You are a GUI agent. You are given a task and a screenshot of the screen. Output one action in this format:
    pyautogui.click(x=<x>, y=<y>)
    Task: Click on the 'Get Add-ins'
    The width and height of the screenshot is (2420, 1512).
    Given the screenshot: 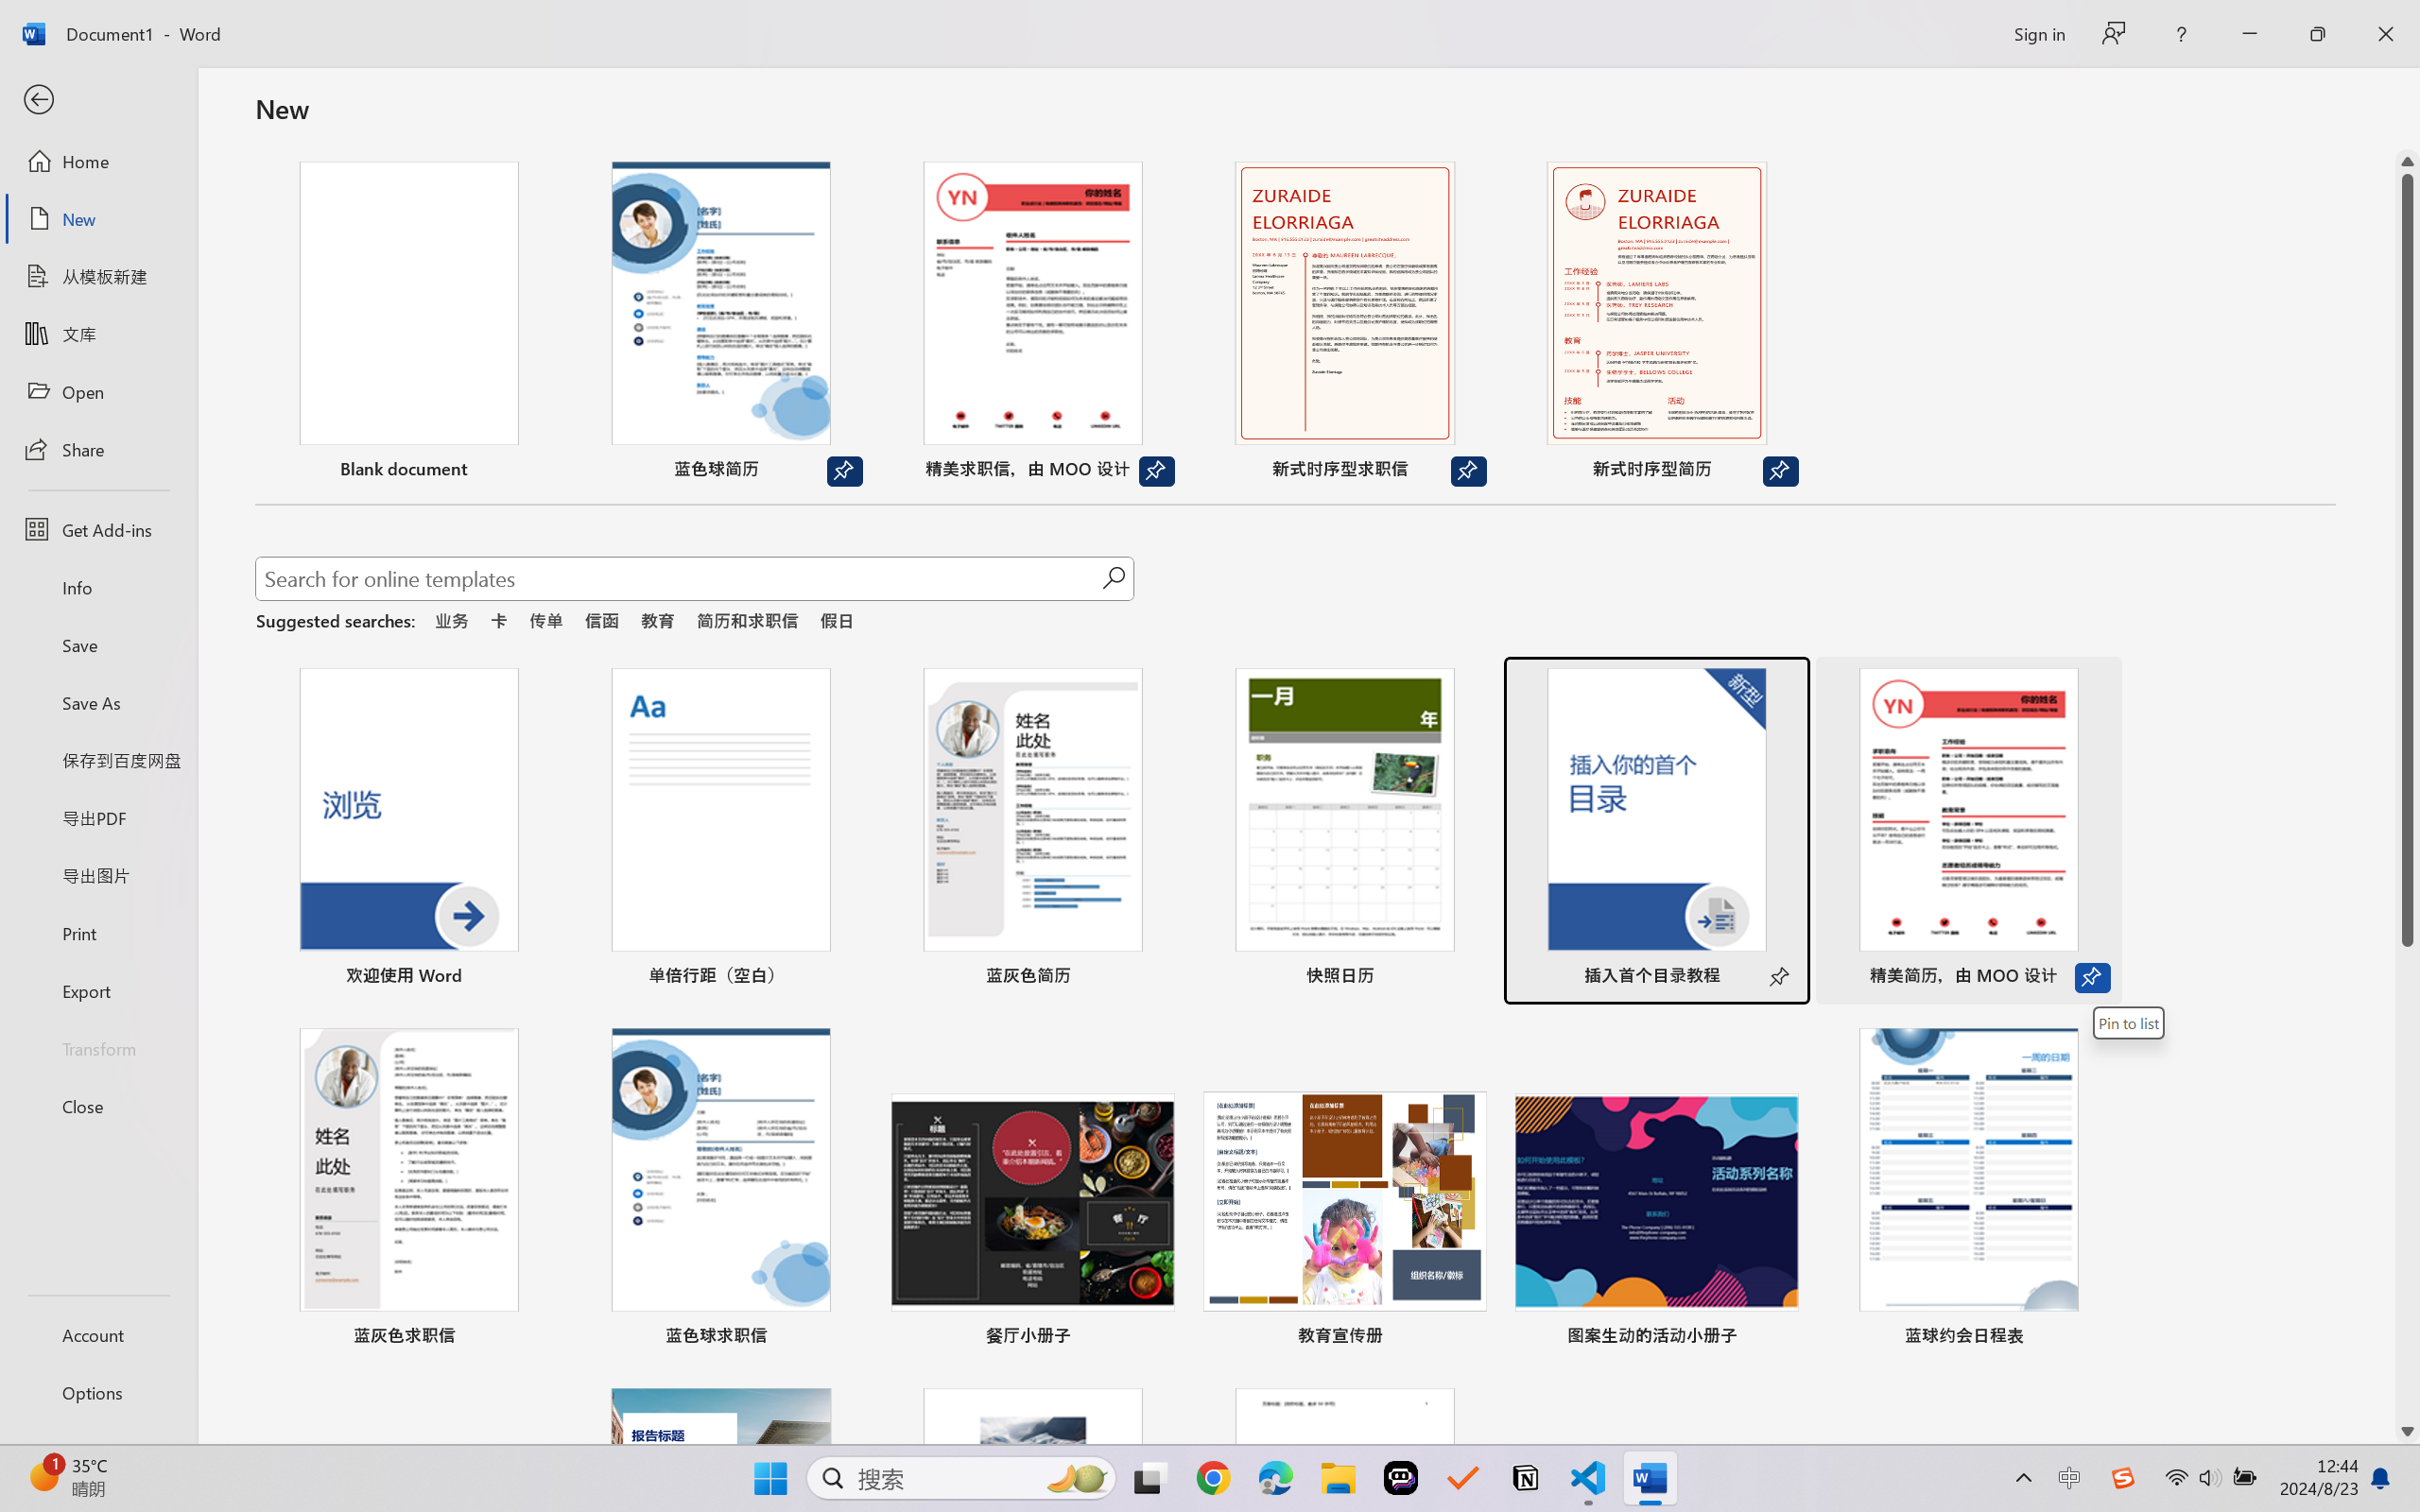 What is the action you would take?
    pyautogui.click(x=97, y=528)
    